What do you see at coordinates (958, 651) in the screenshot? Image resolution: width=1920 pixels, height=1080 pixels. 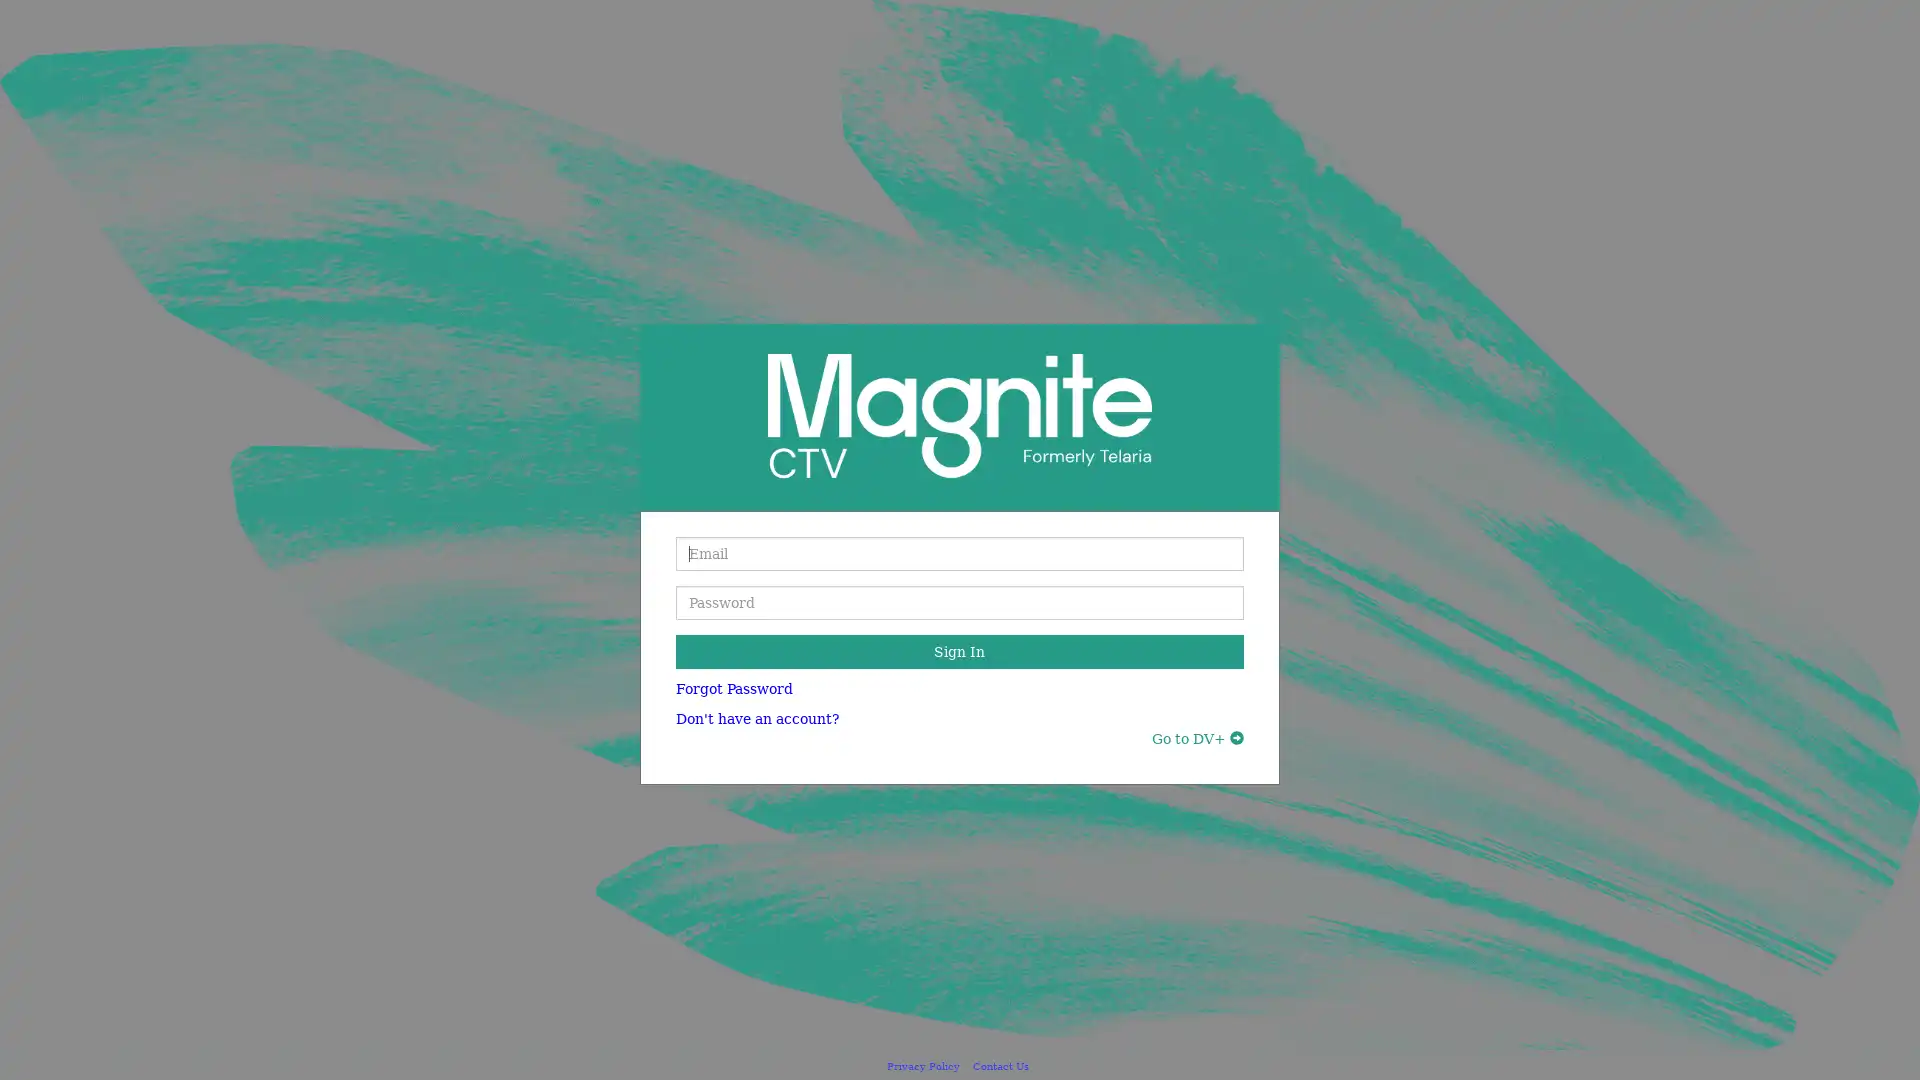 I see `Sign In` at bounding box center [958, 651].